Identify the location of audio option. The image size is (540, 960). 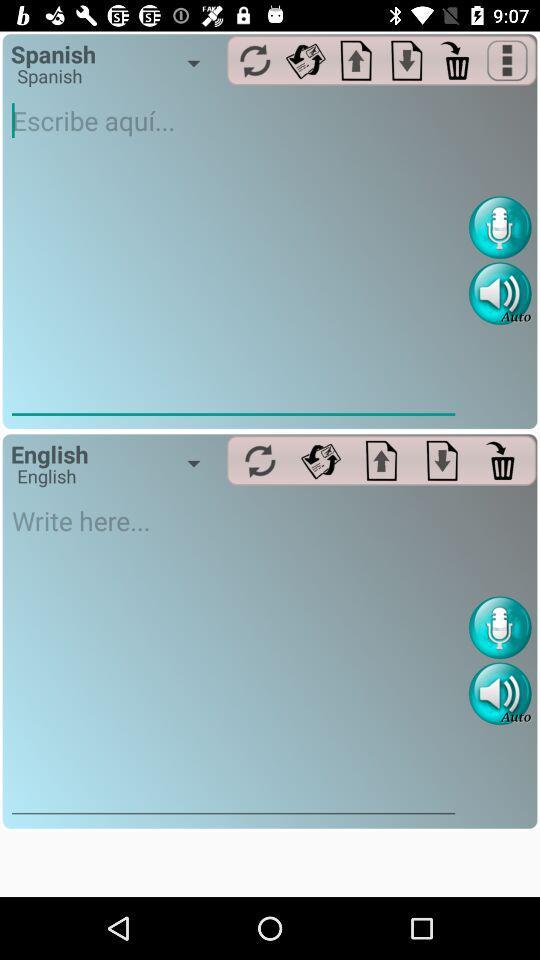
(499, 292).